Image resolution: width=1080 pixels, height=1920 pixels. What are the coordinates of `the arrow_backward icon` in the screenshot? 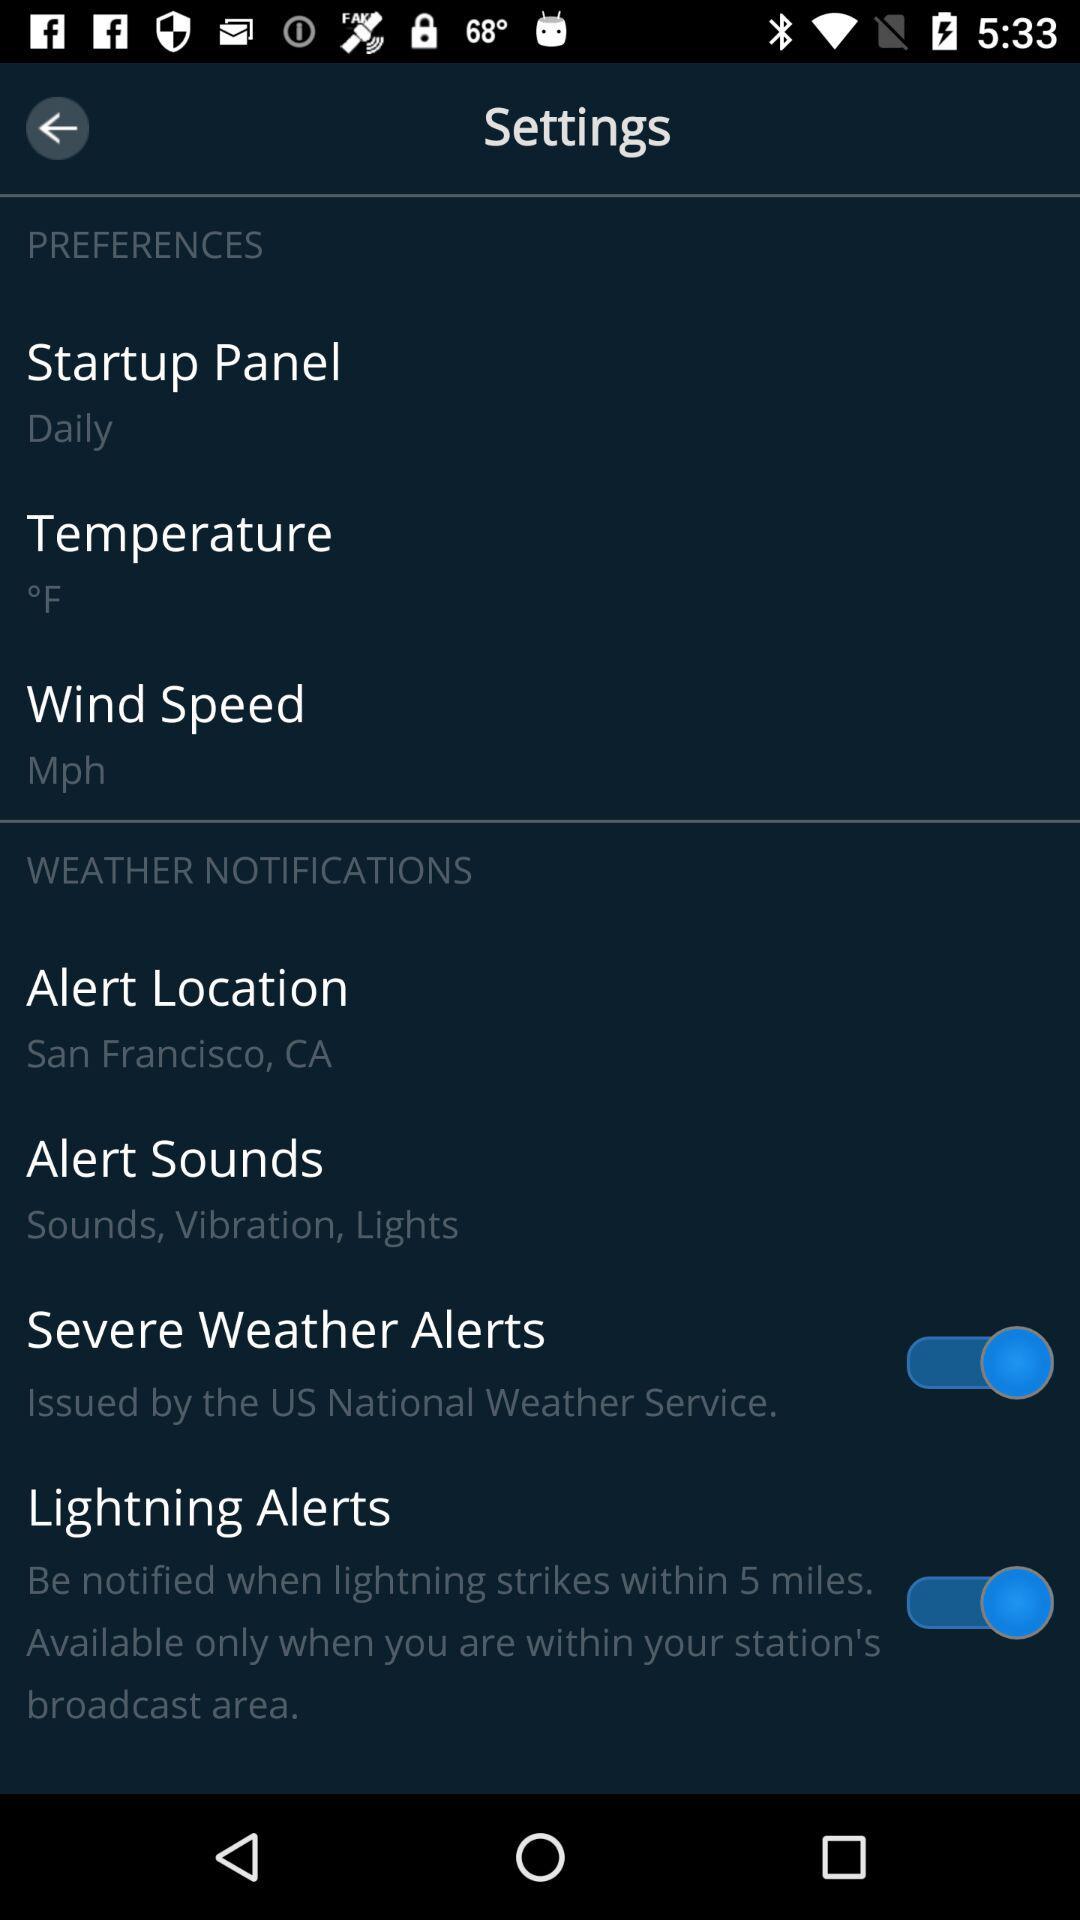 It's located at (56, 127).